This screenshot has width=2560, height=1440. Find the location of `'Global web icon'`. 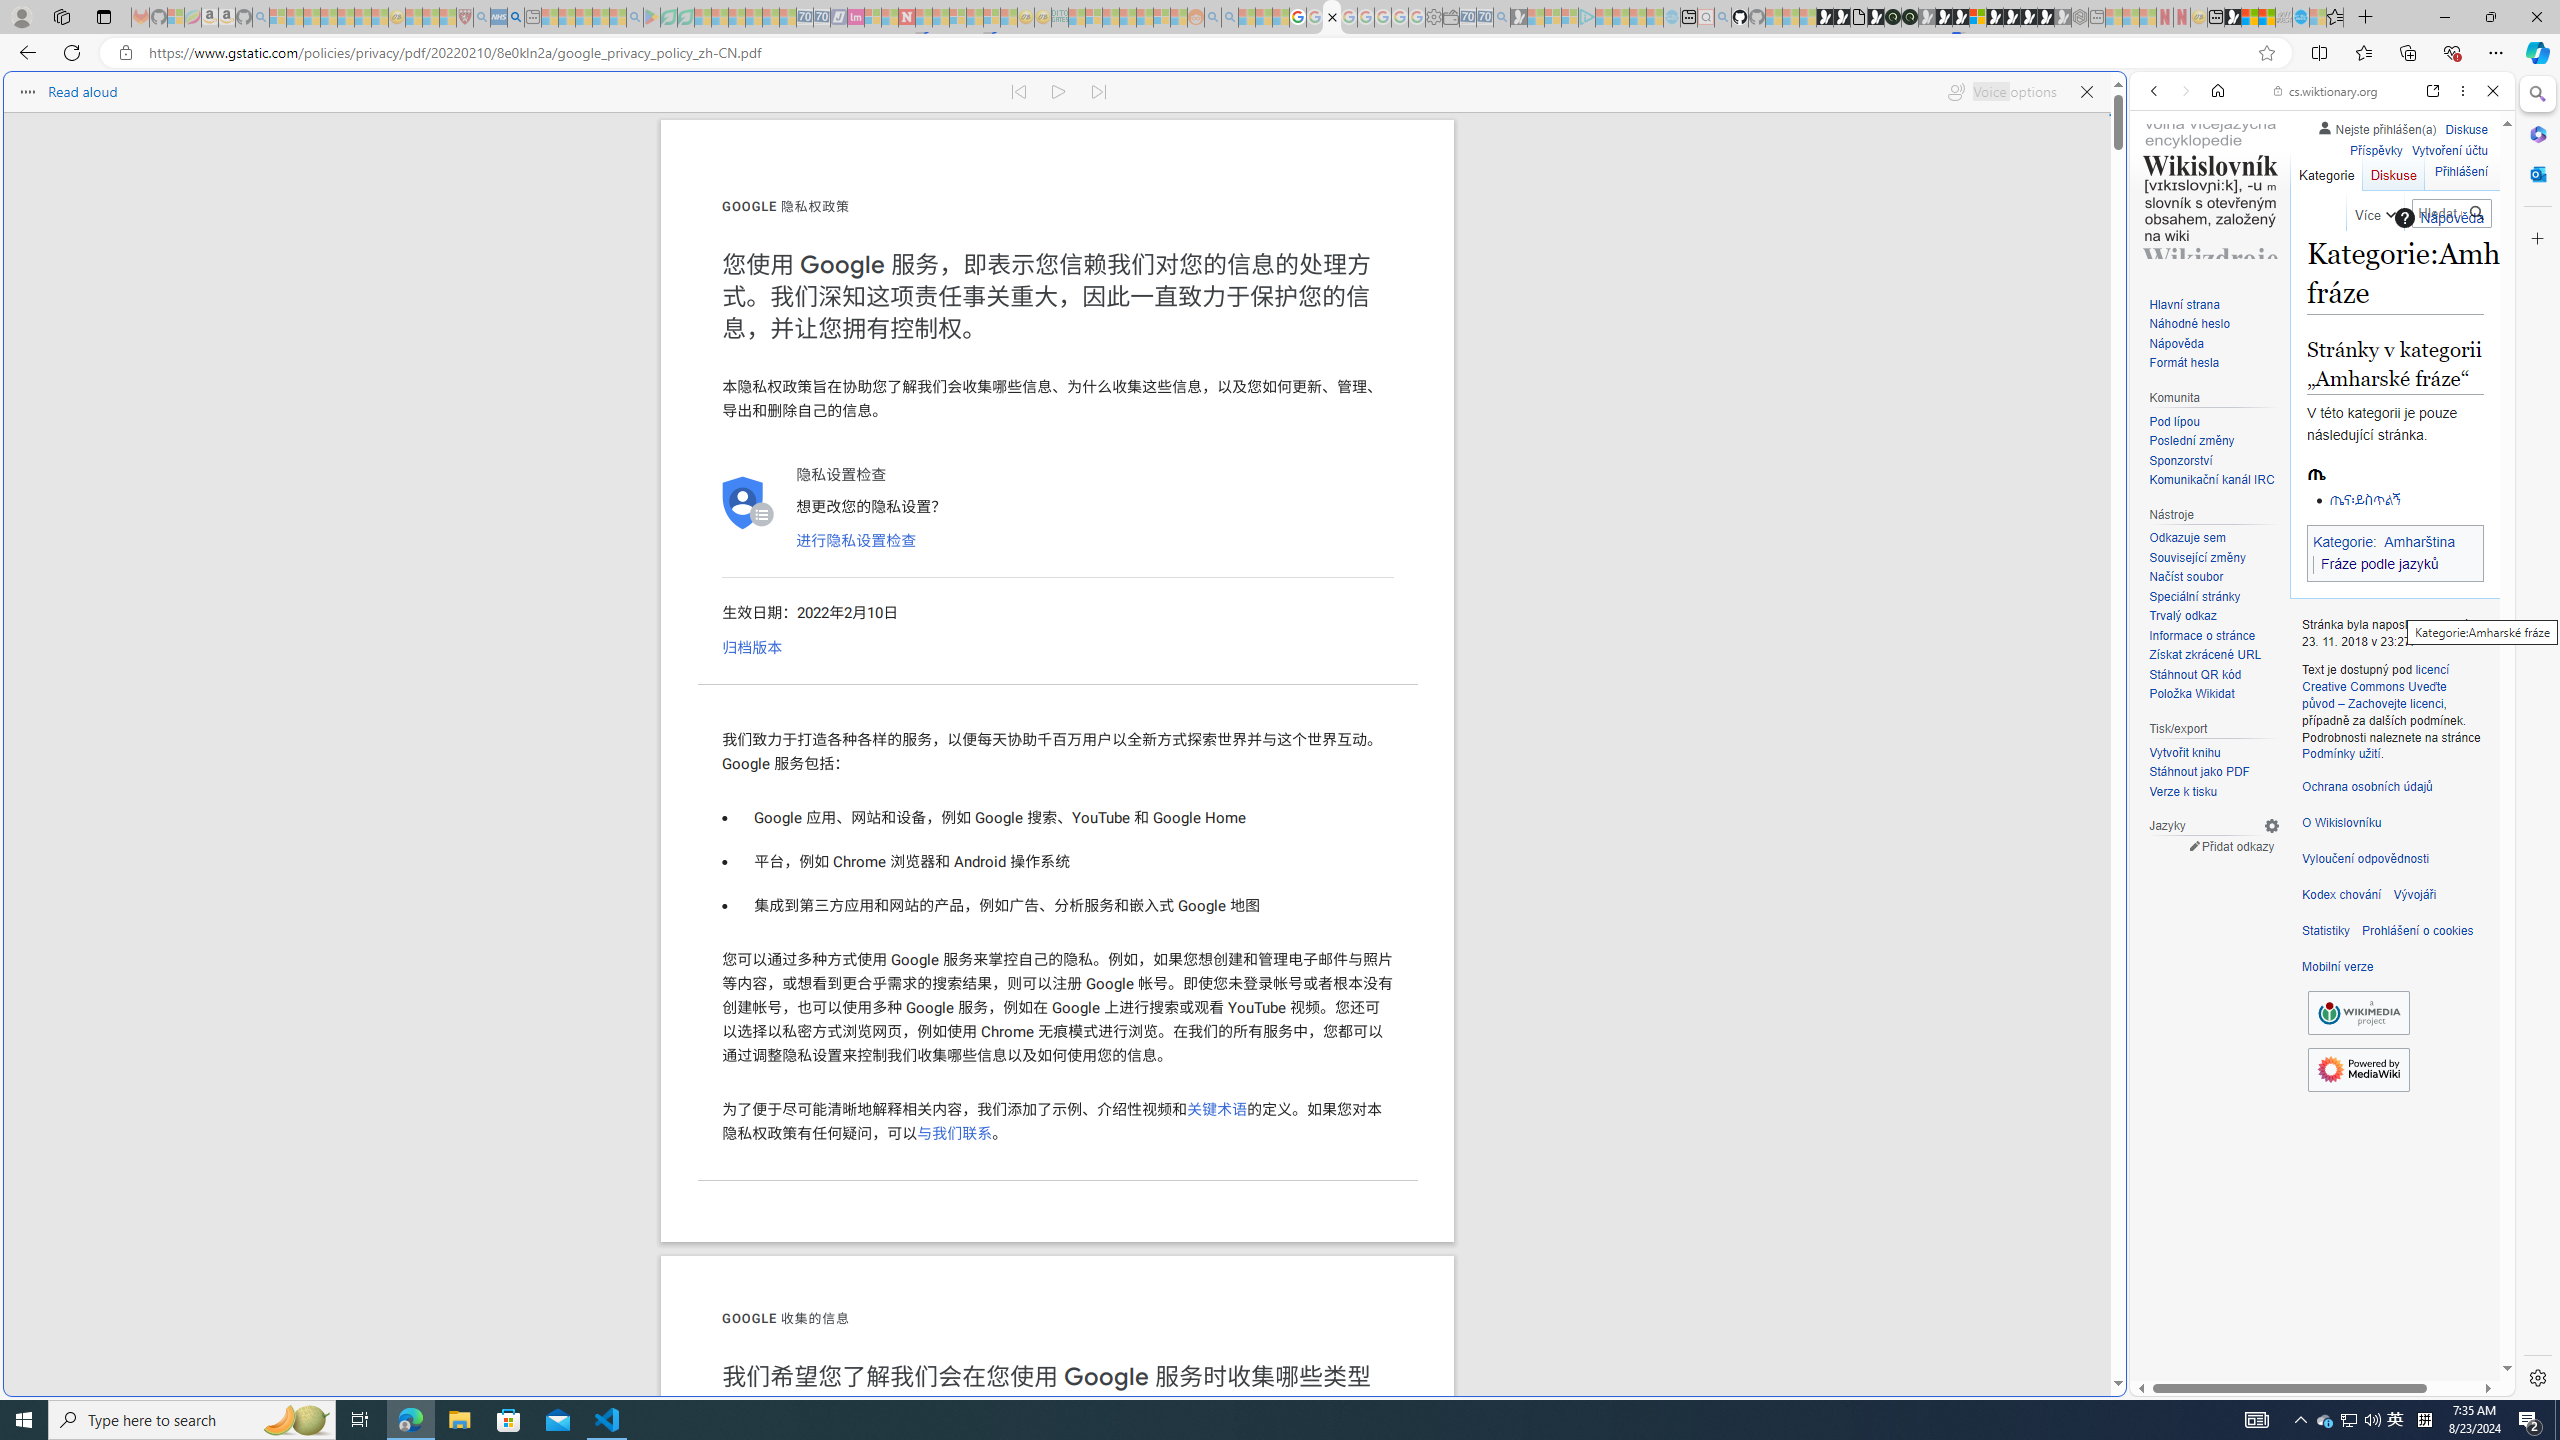

'Global web icon' is located at coordinates (2168, 1382).